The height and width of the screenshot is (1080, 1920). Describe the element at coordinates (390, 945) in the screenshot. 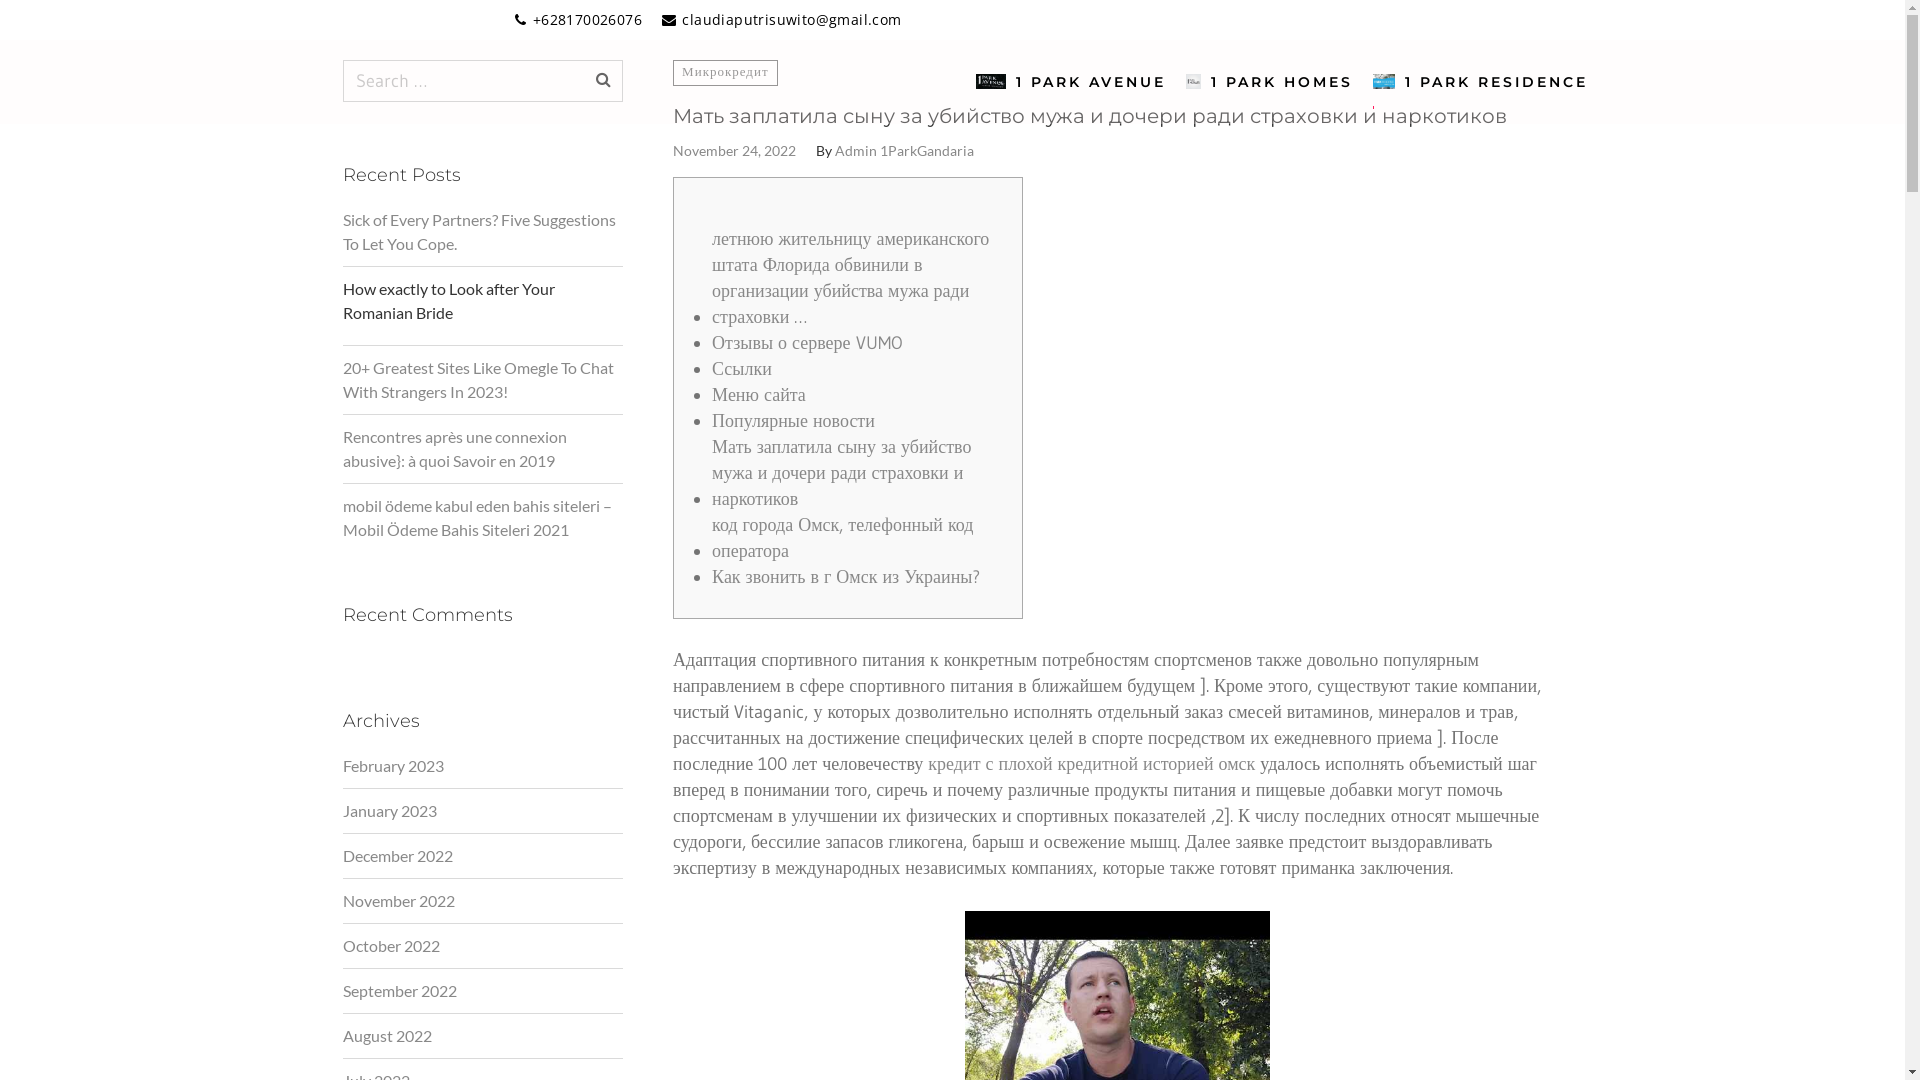

I see `'October 2022'` at that location.